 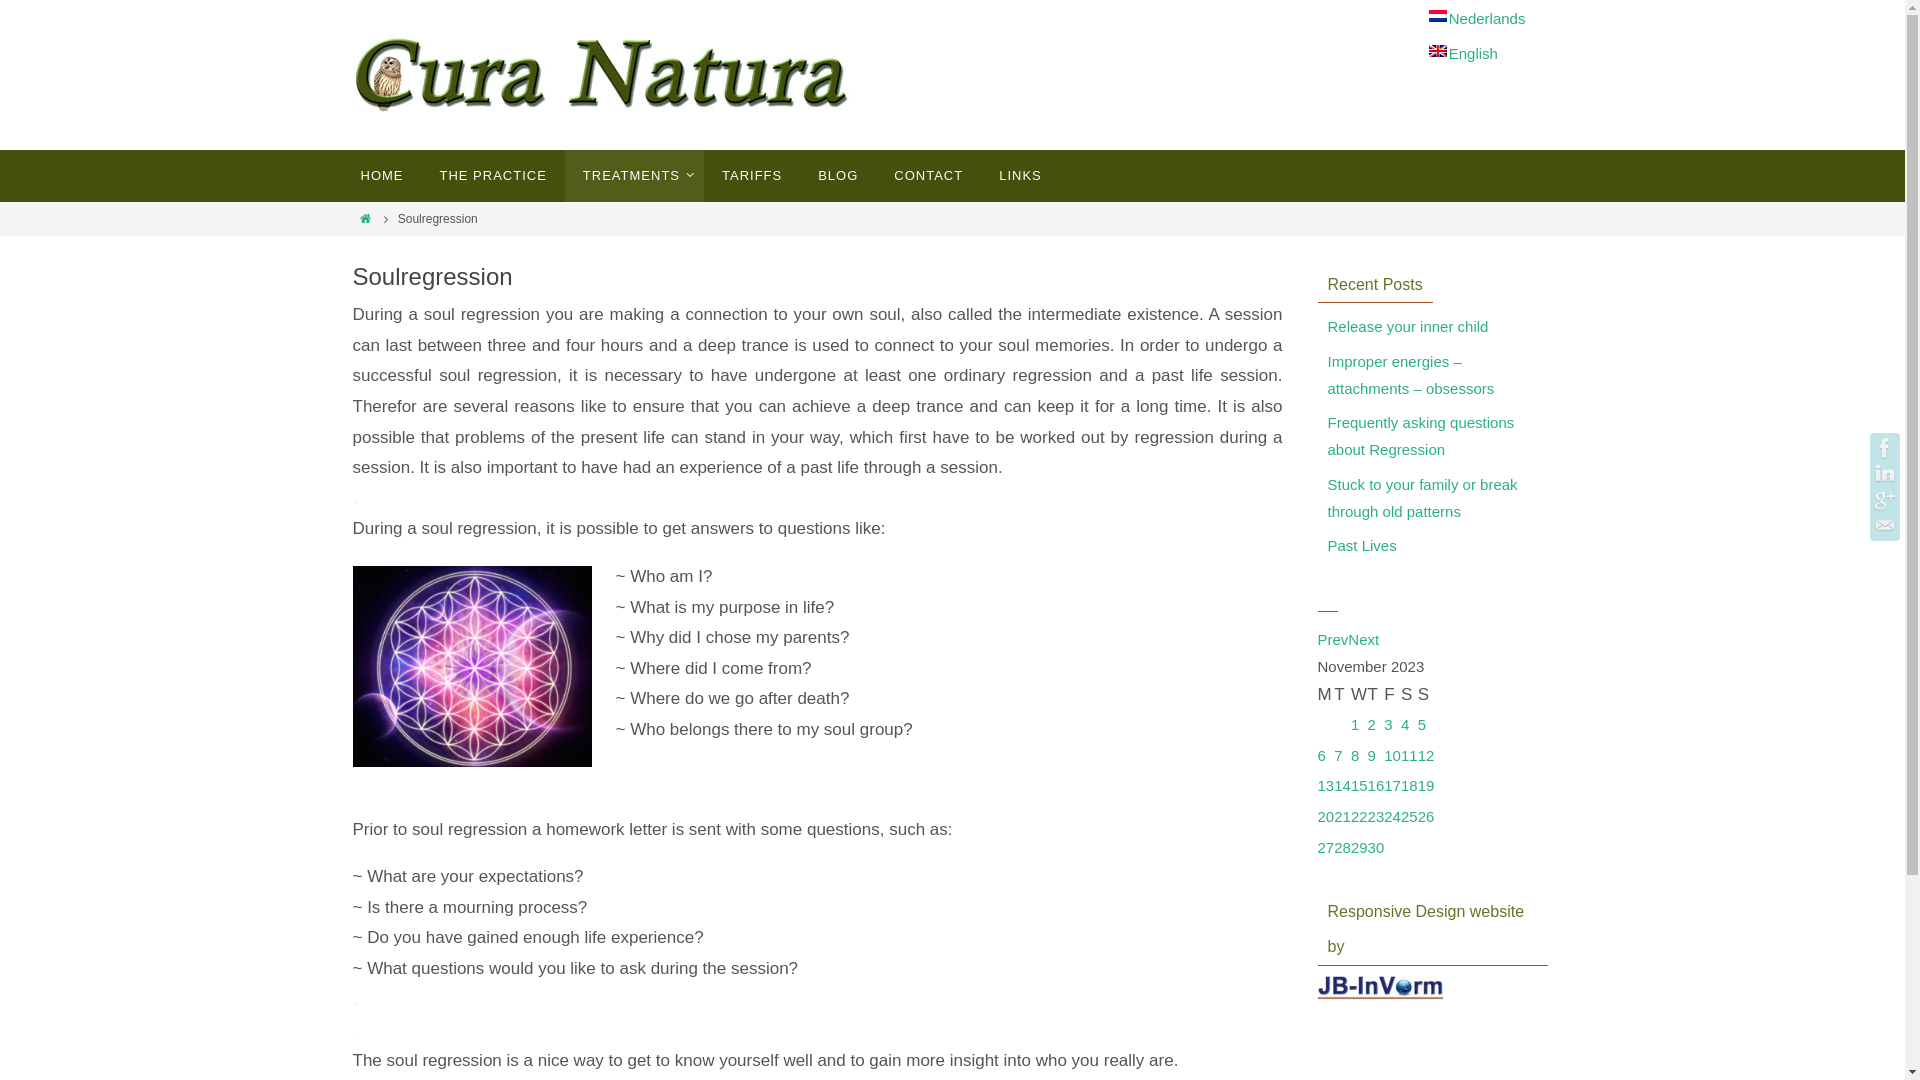 I want to click on 'Prev', so click(x=1333, y=640).